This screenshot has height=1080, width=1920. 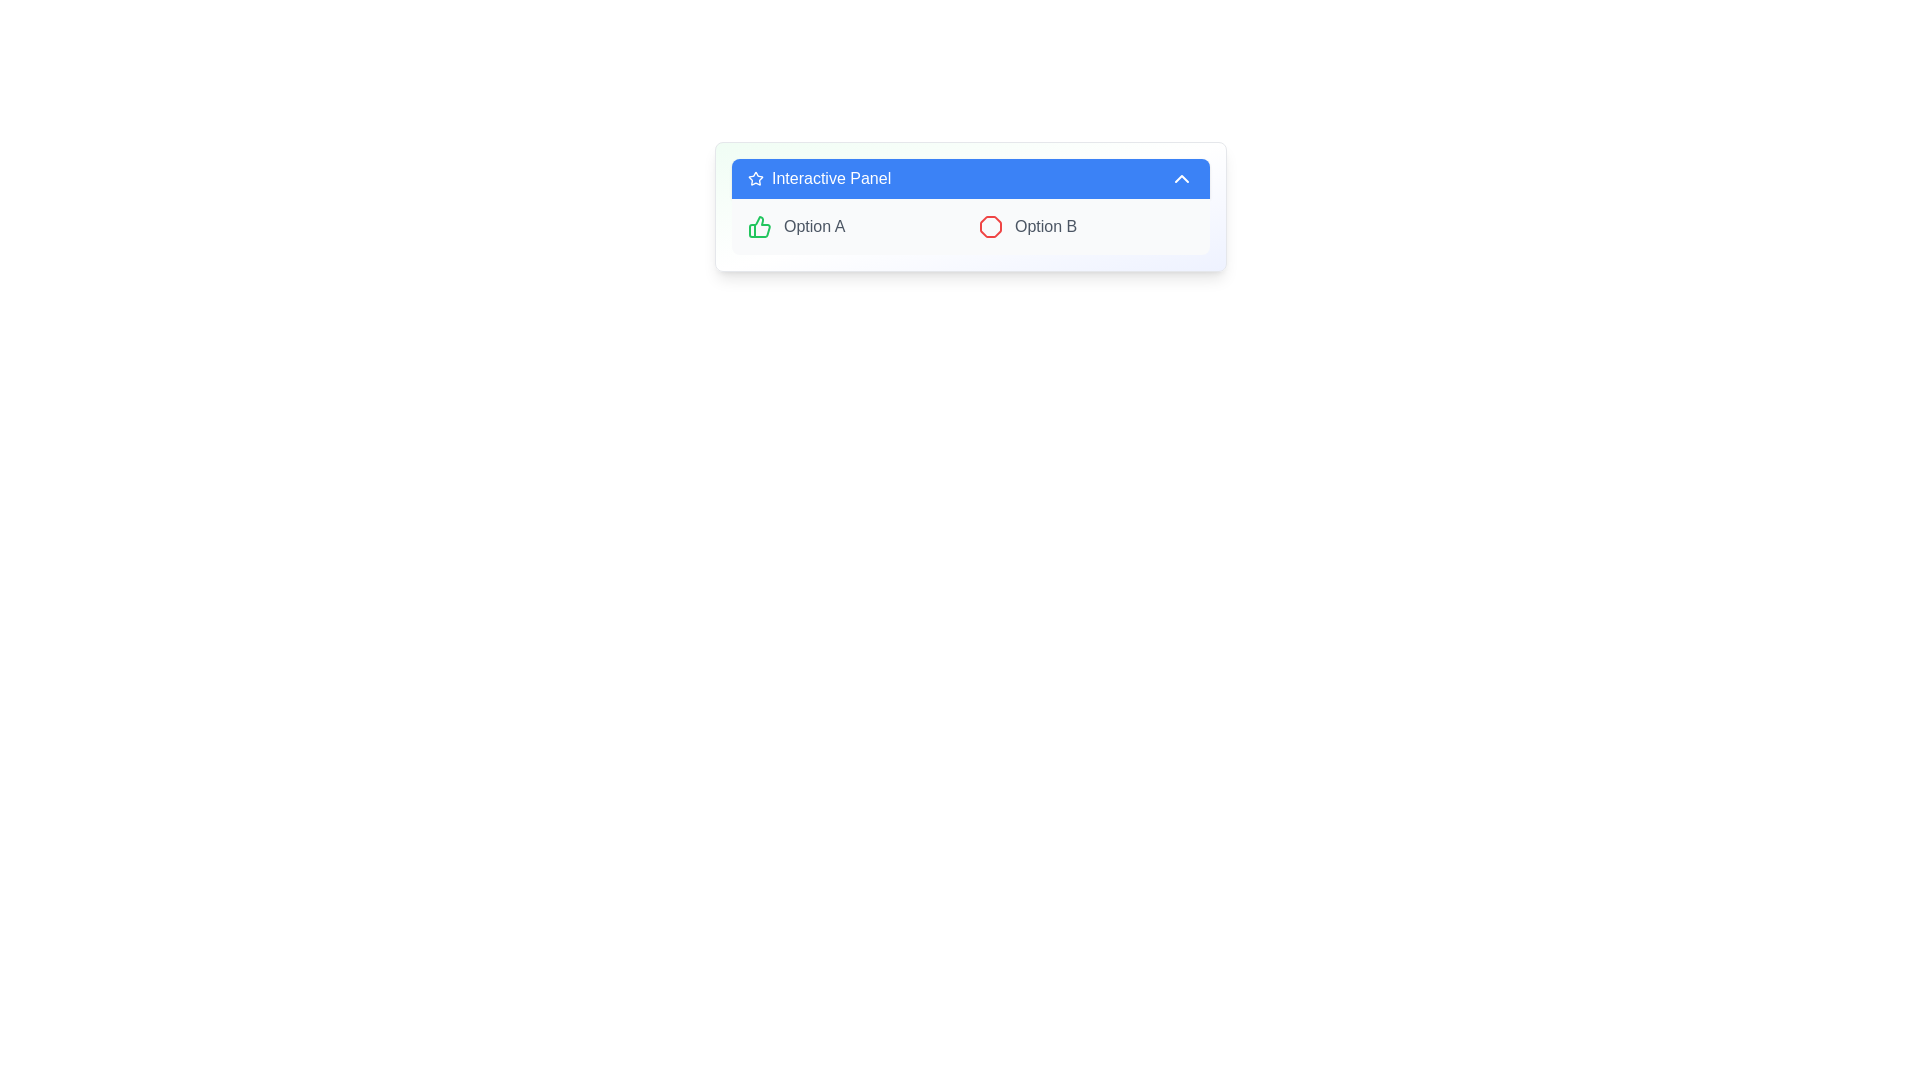 I want to click on the context of the third text label element in the top section of the card layout, positioned to the right of the star icon, so click(x=831, y=177).